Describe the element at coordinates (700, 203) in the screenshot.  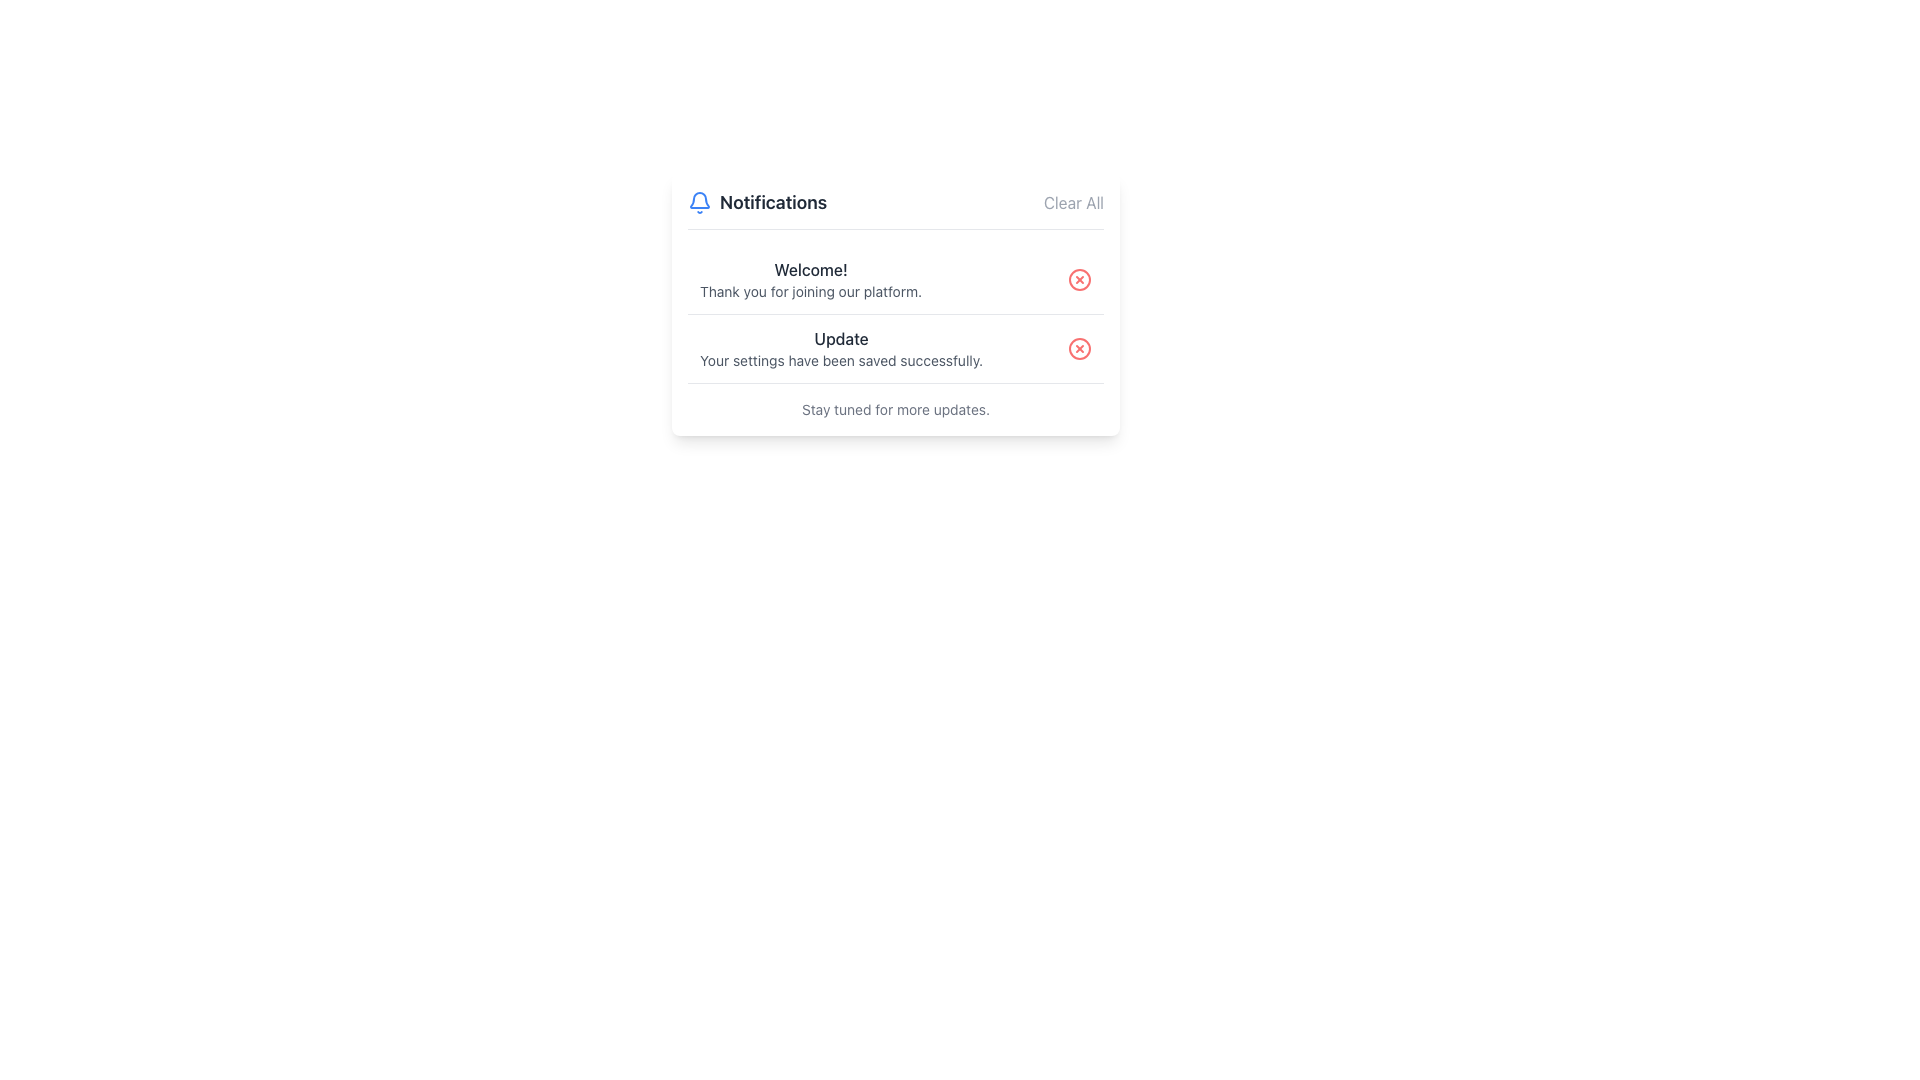
I see `the blue notification bell icon located to the left of the 'Notifications' text in the top-left area of the notification panel` at that location.